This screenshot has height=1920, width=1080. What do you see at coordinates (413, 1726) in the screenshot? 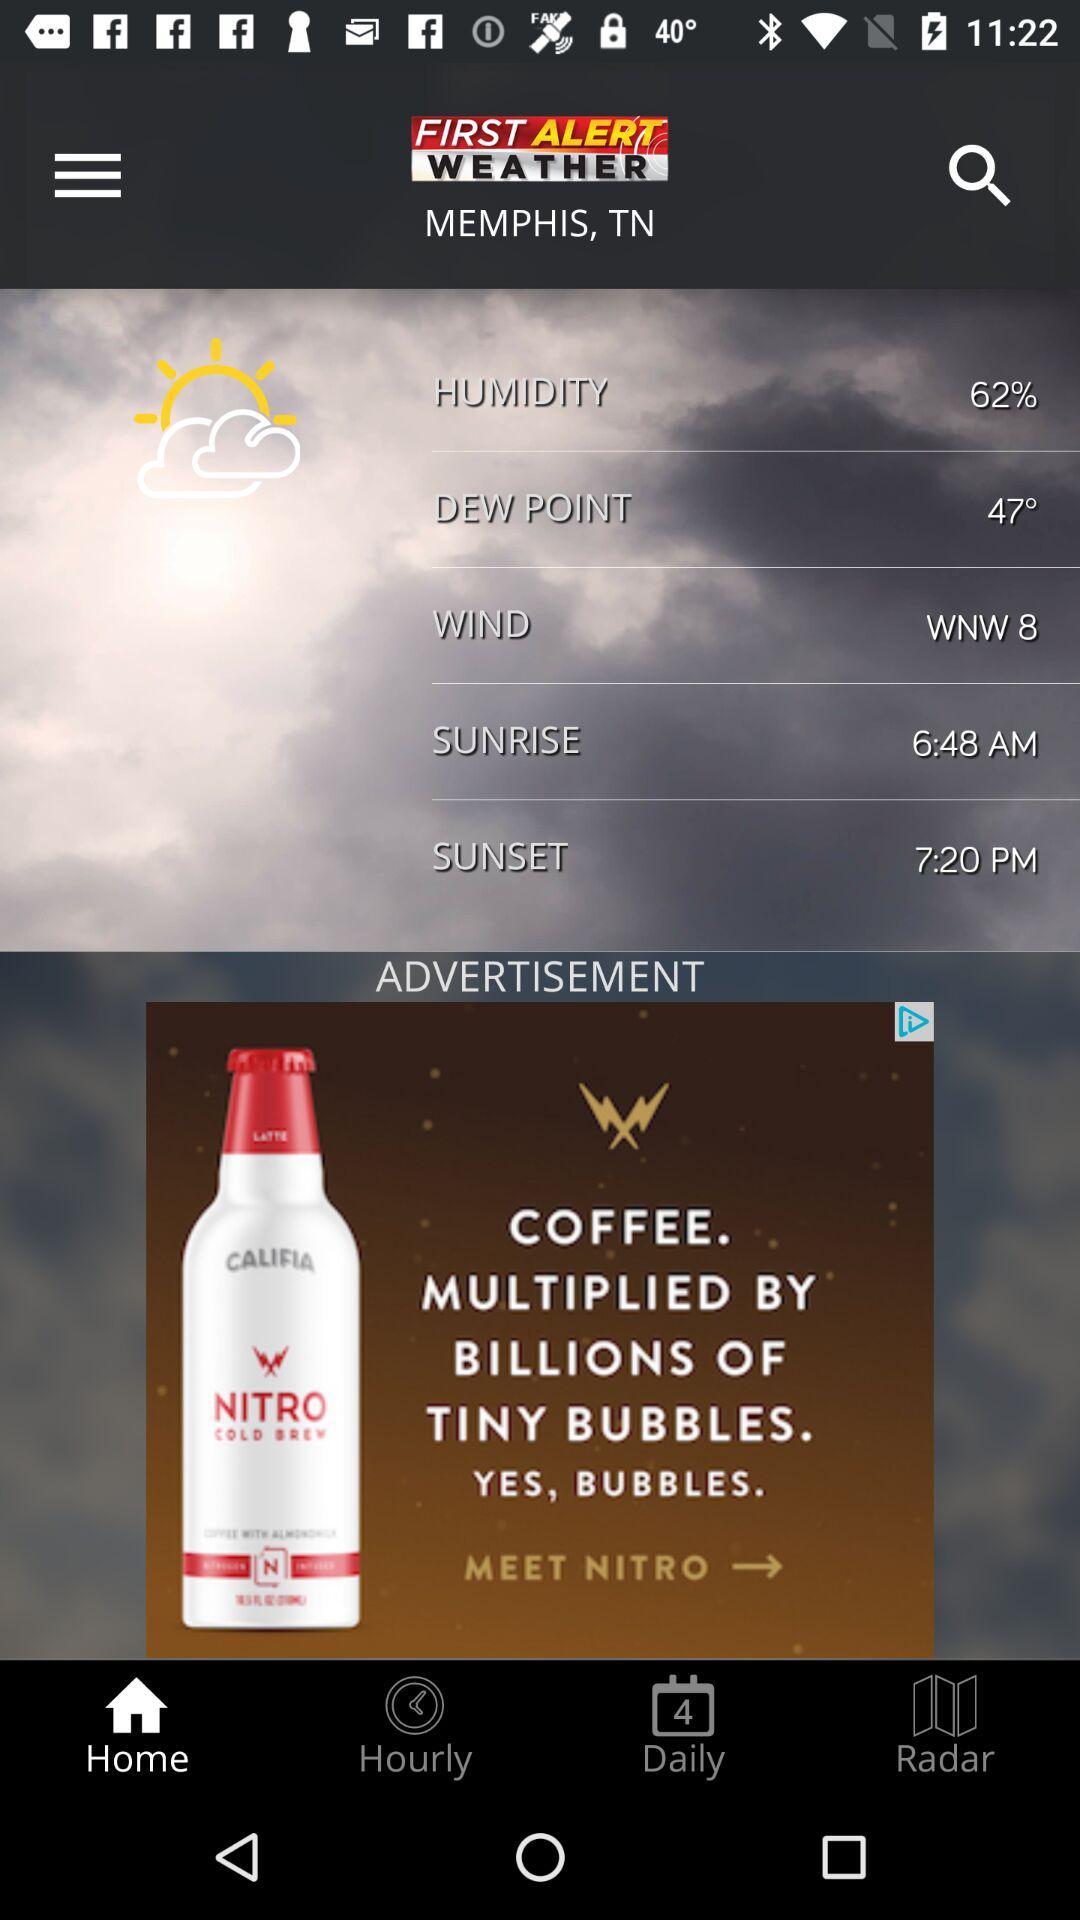
I see `icon next to the home radio button` at bounding box center [413, 1726].